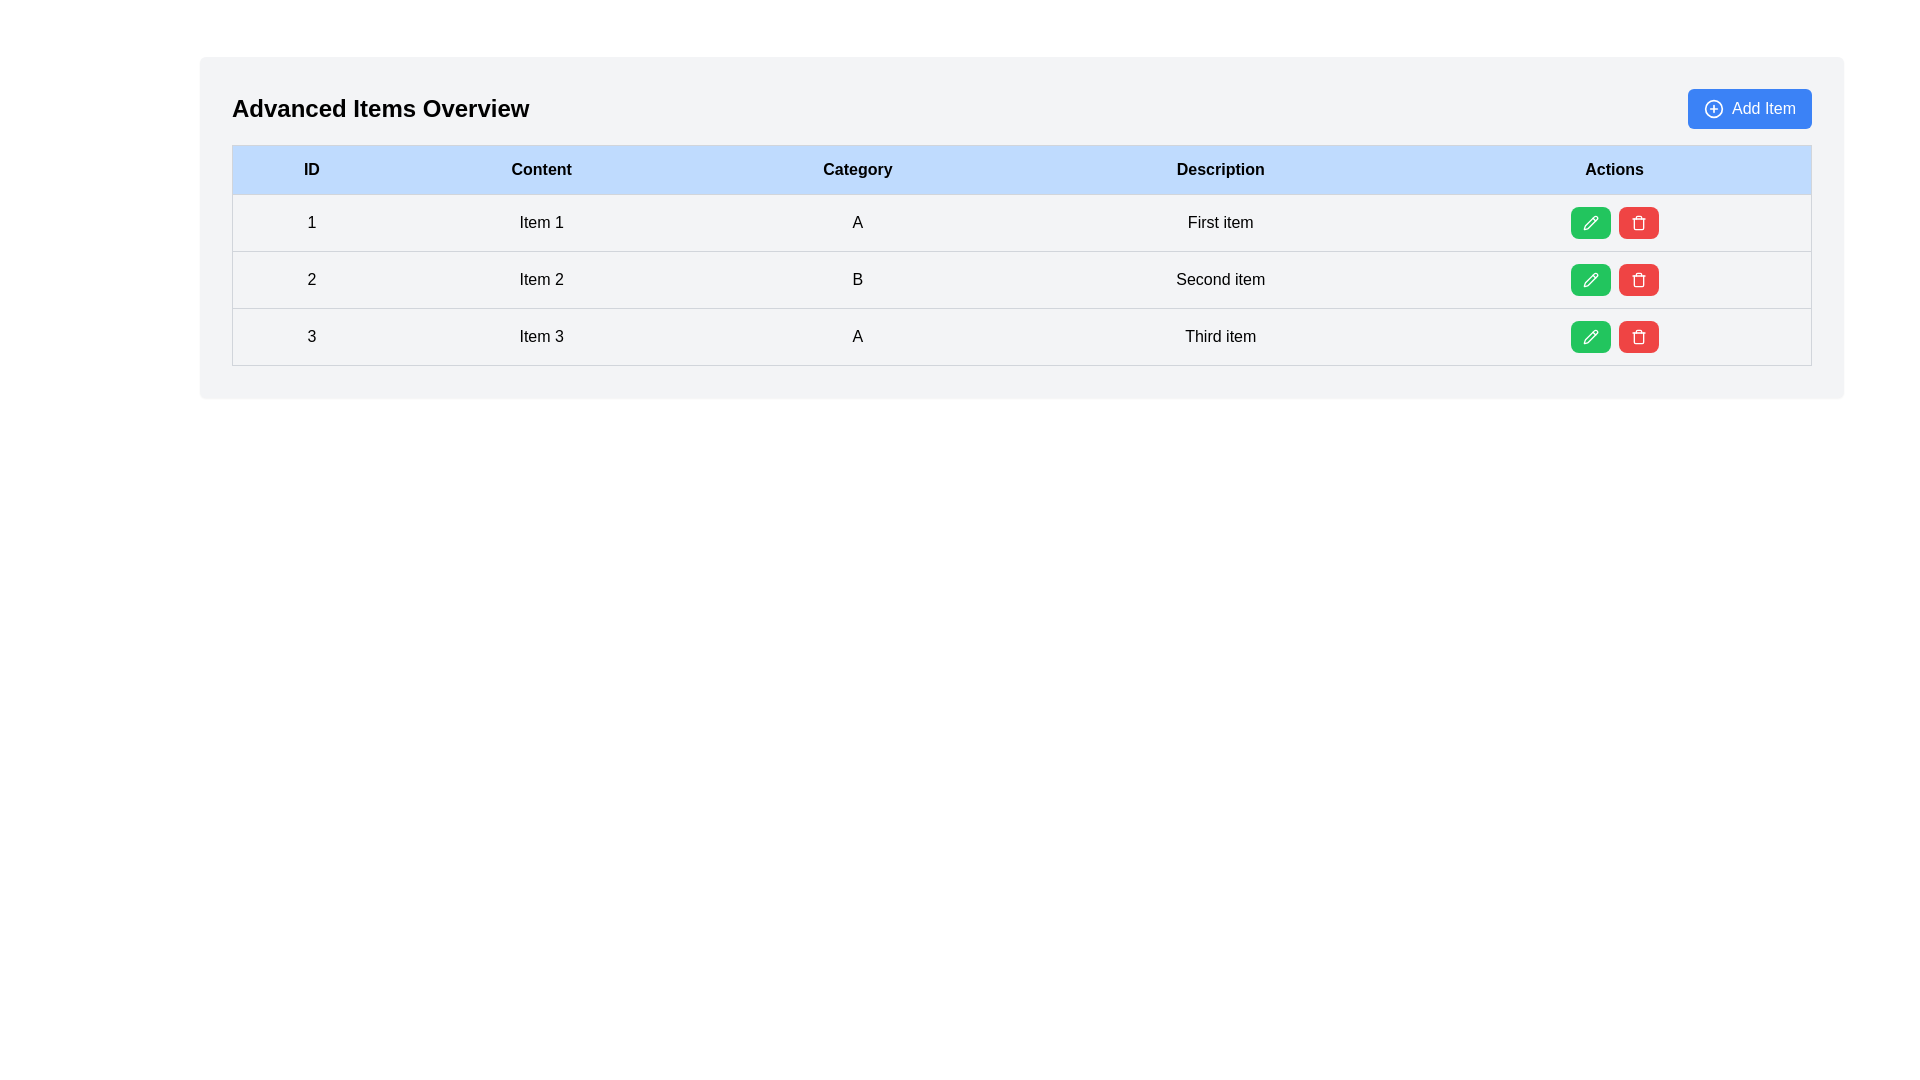 Image resolution: width=1920 pixels, height=1080 pixels. I want to click on text content of the cell containing the character 'A' in the third row under the 'Category' column of the table, so click(857, 335).